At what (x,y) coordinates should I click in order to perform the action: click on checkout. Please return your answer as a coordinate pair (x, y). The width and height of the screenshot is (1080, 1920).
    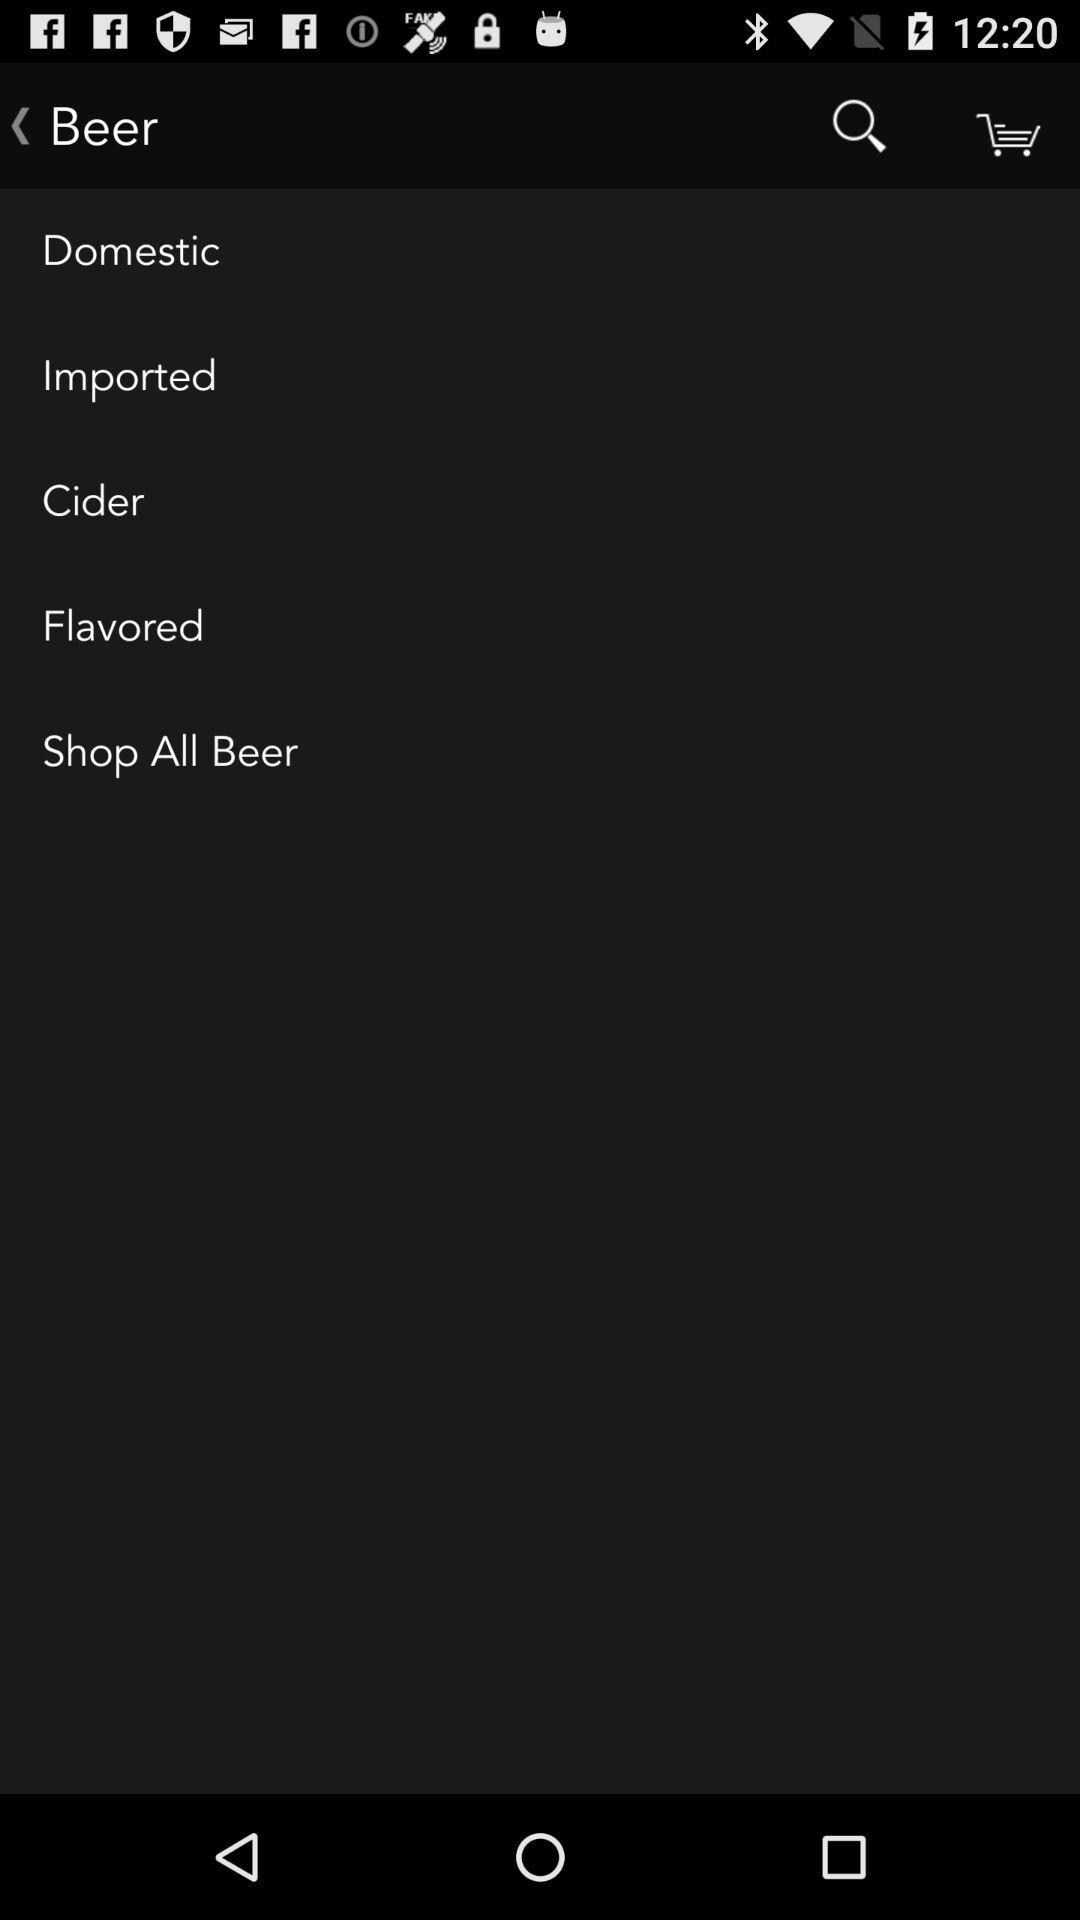
    Looking at the image, I should click on (1006, 124).